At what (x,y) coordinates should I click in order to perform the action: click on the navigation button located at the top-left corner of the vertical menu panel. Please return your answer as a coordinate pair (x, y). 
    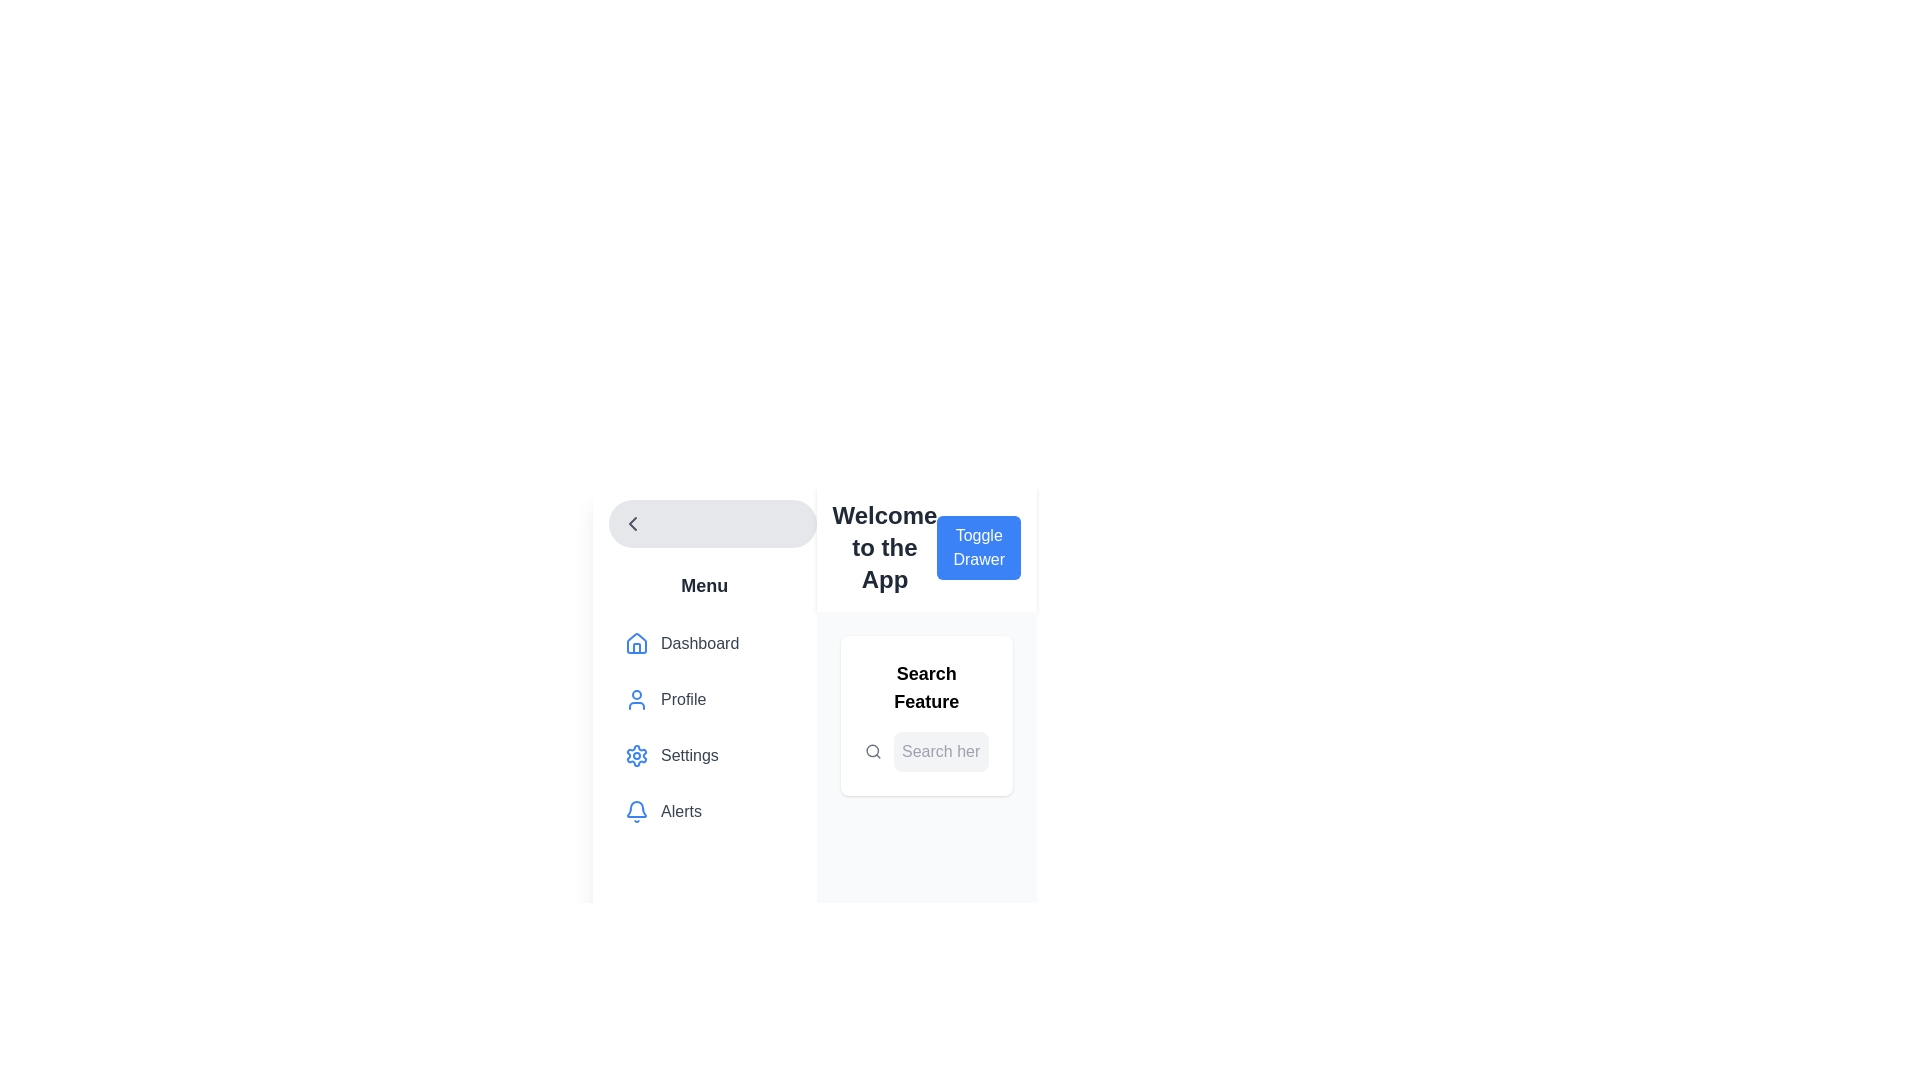
    Looking at the image, I should click on (712, 523).